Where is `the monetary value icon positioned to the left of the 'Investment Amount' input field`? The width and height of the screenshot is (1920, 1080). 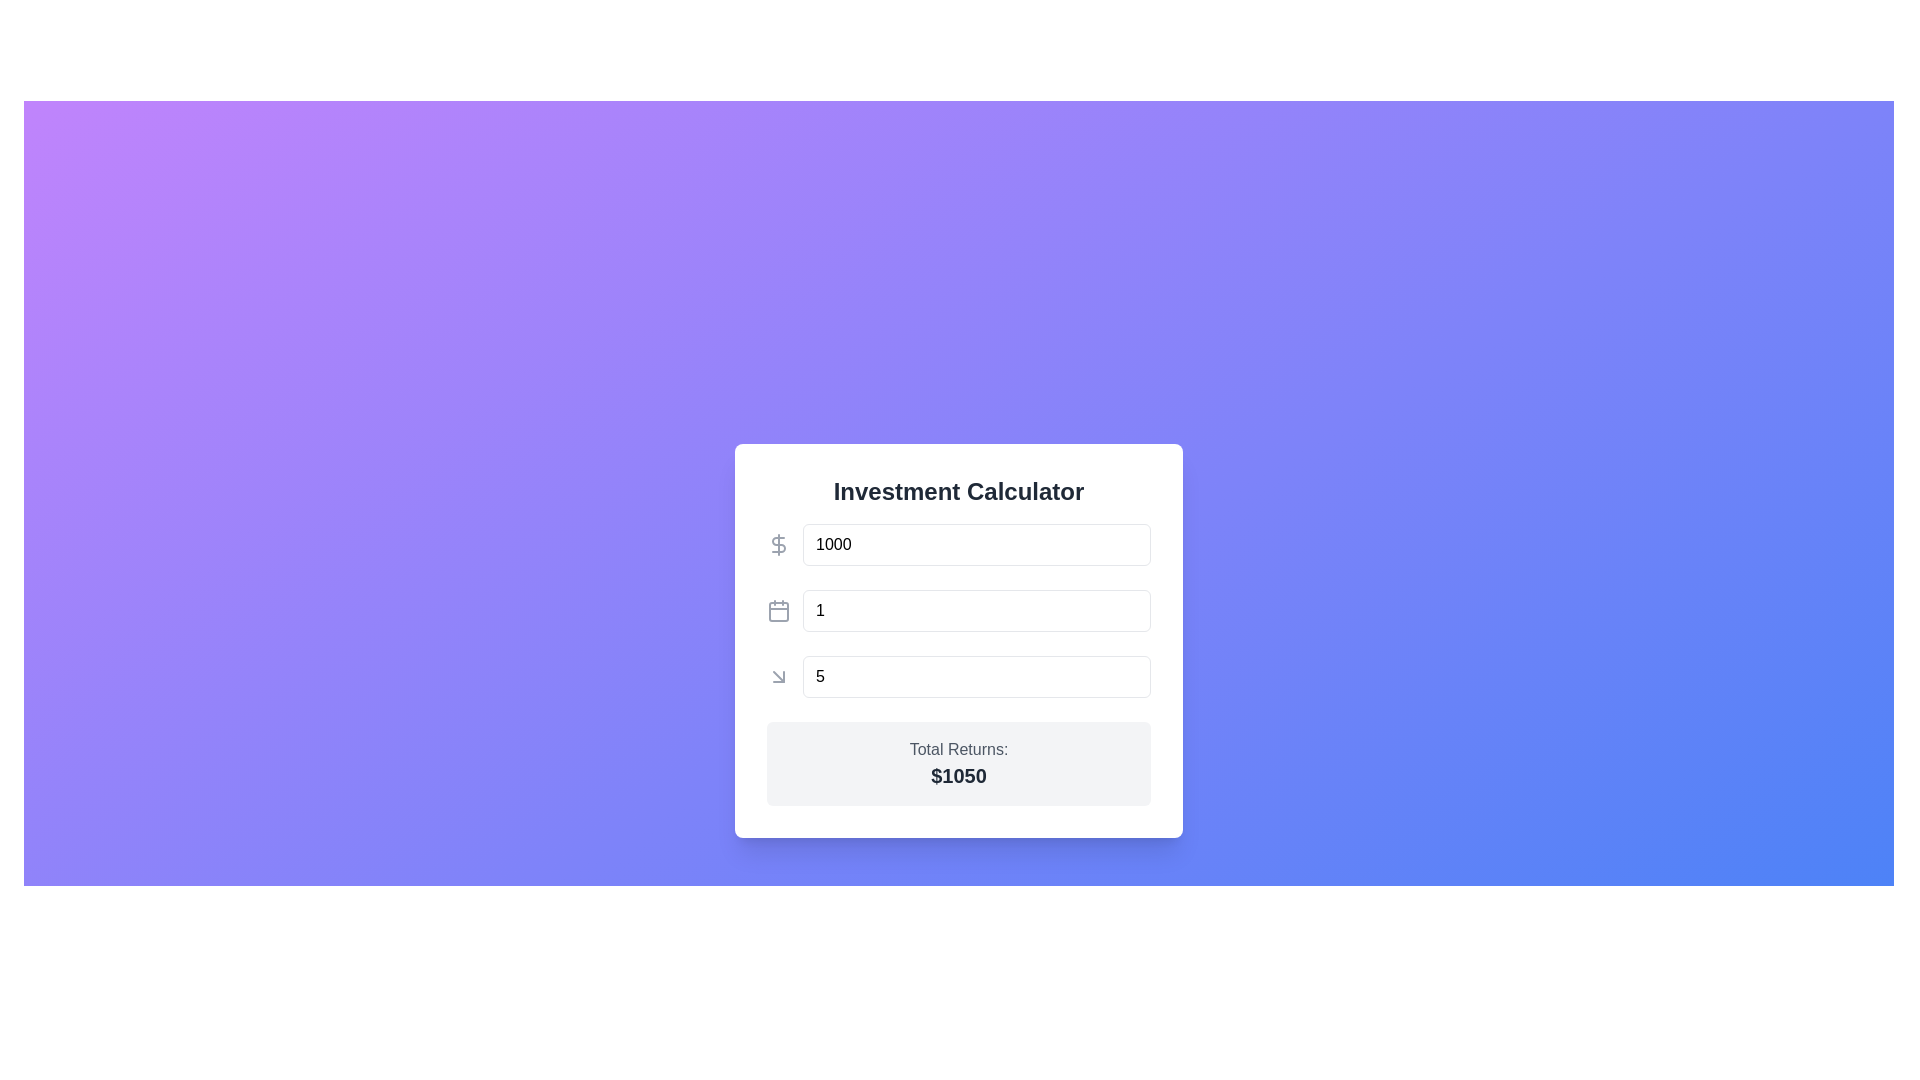
the monetary value icon positioned to the left of the 'Investment Amount' input field is located at coordinates (777, 544).